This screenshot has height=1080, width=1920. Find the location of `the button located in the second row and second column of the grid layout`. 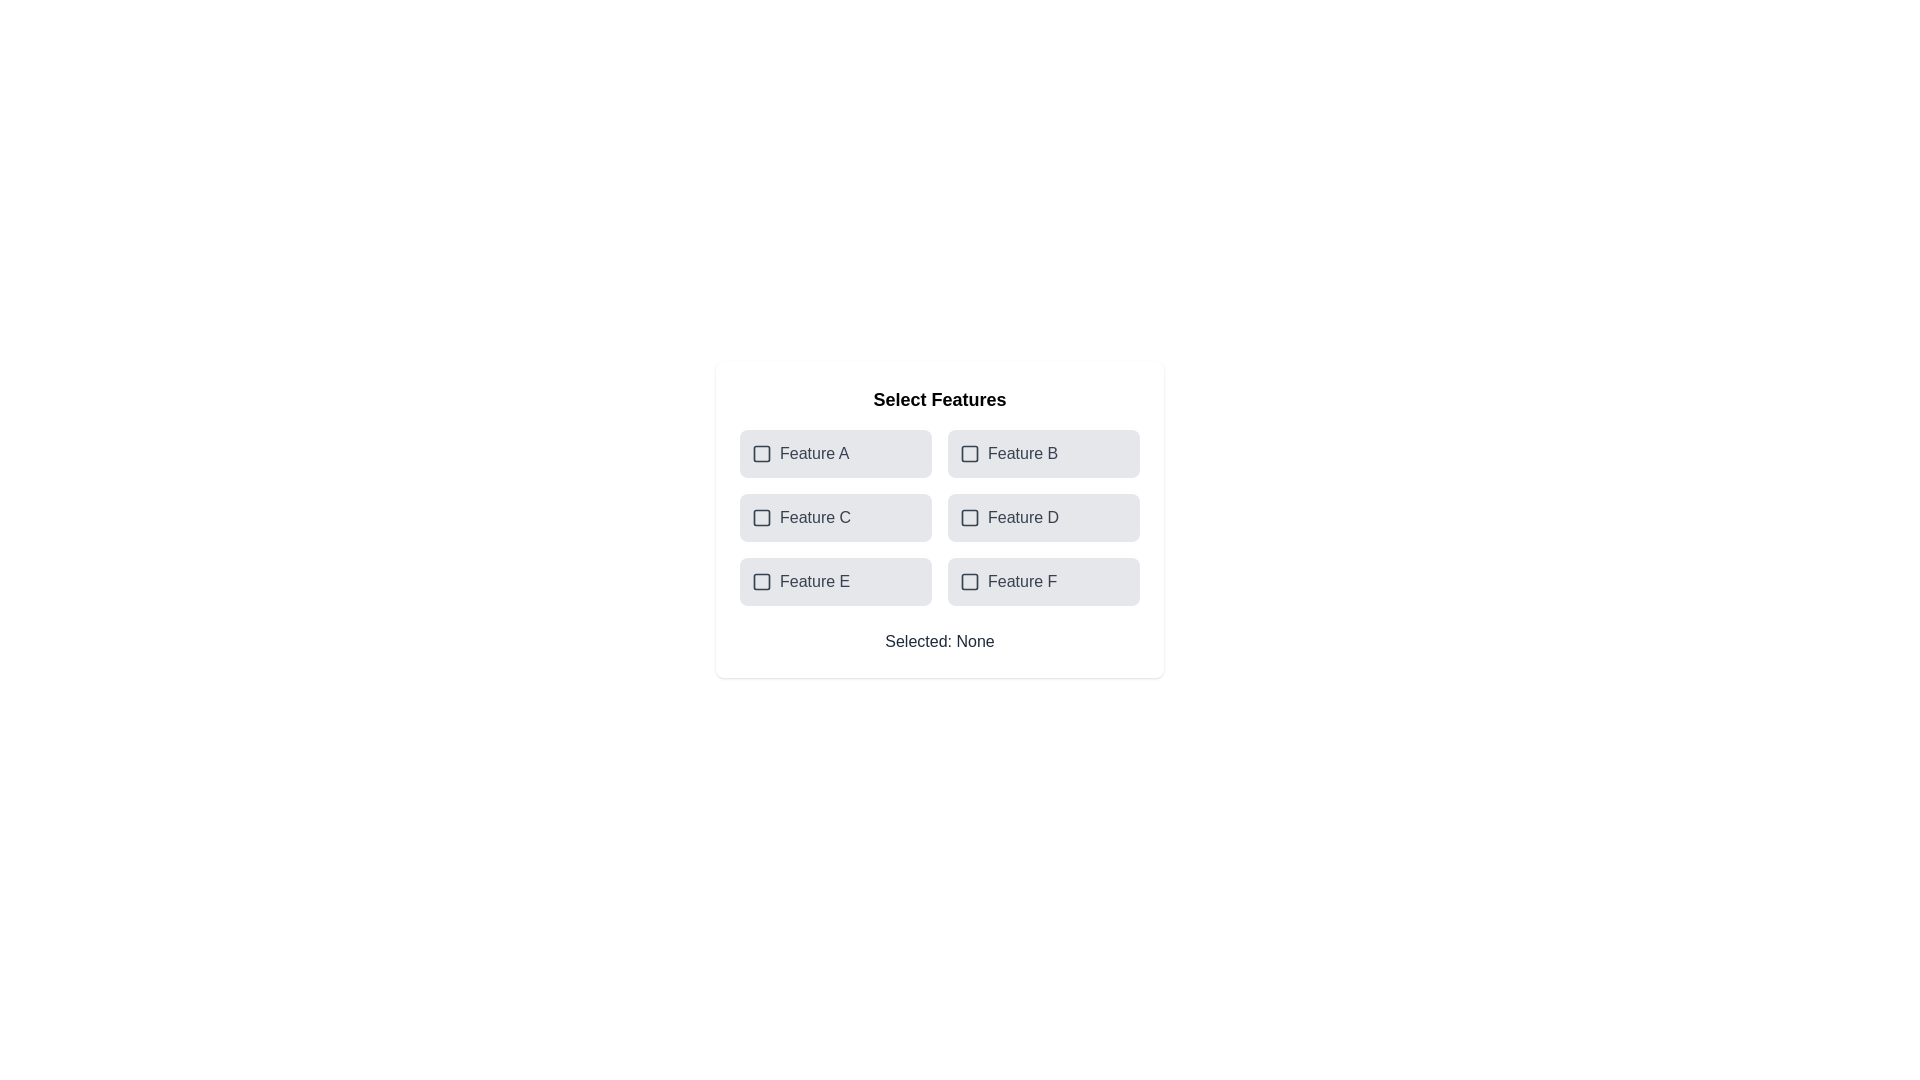

the button located in the second row and second column of the grid layout is located at coordinates (1042, 516).